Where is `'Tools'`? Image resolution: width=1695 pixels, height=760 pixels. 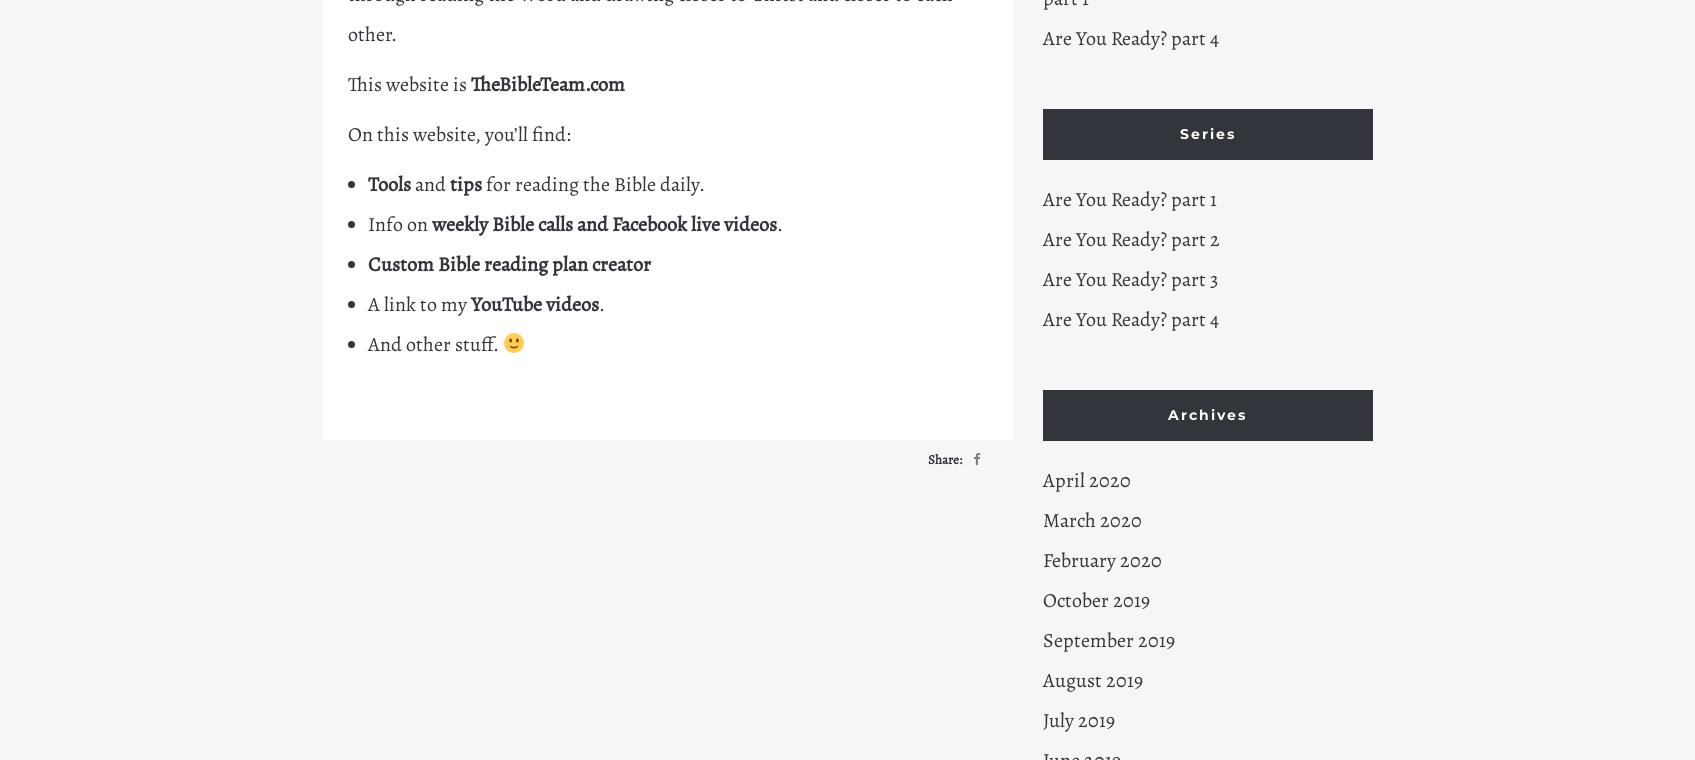 'Tools' is located at coordinates (387, 184).